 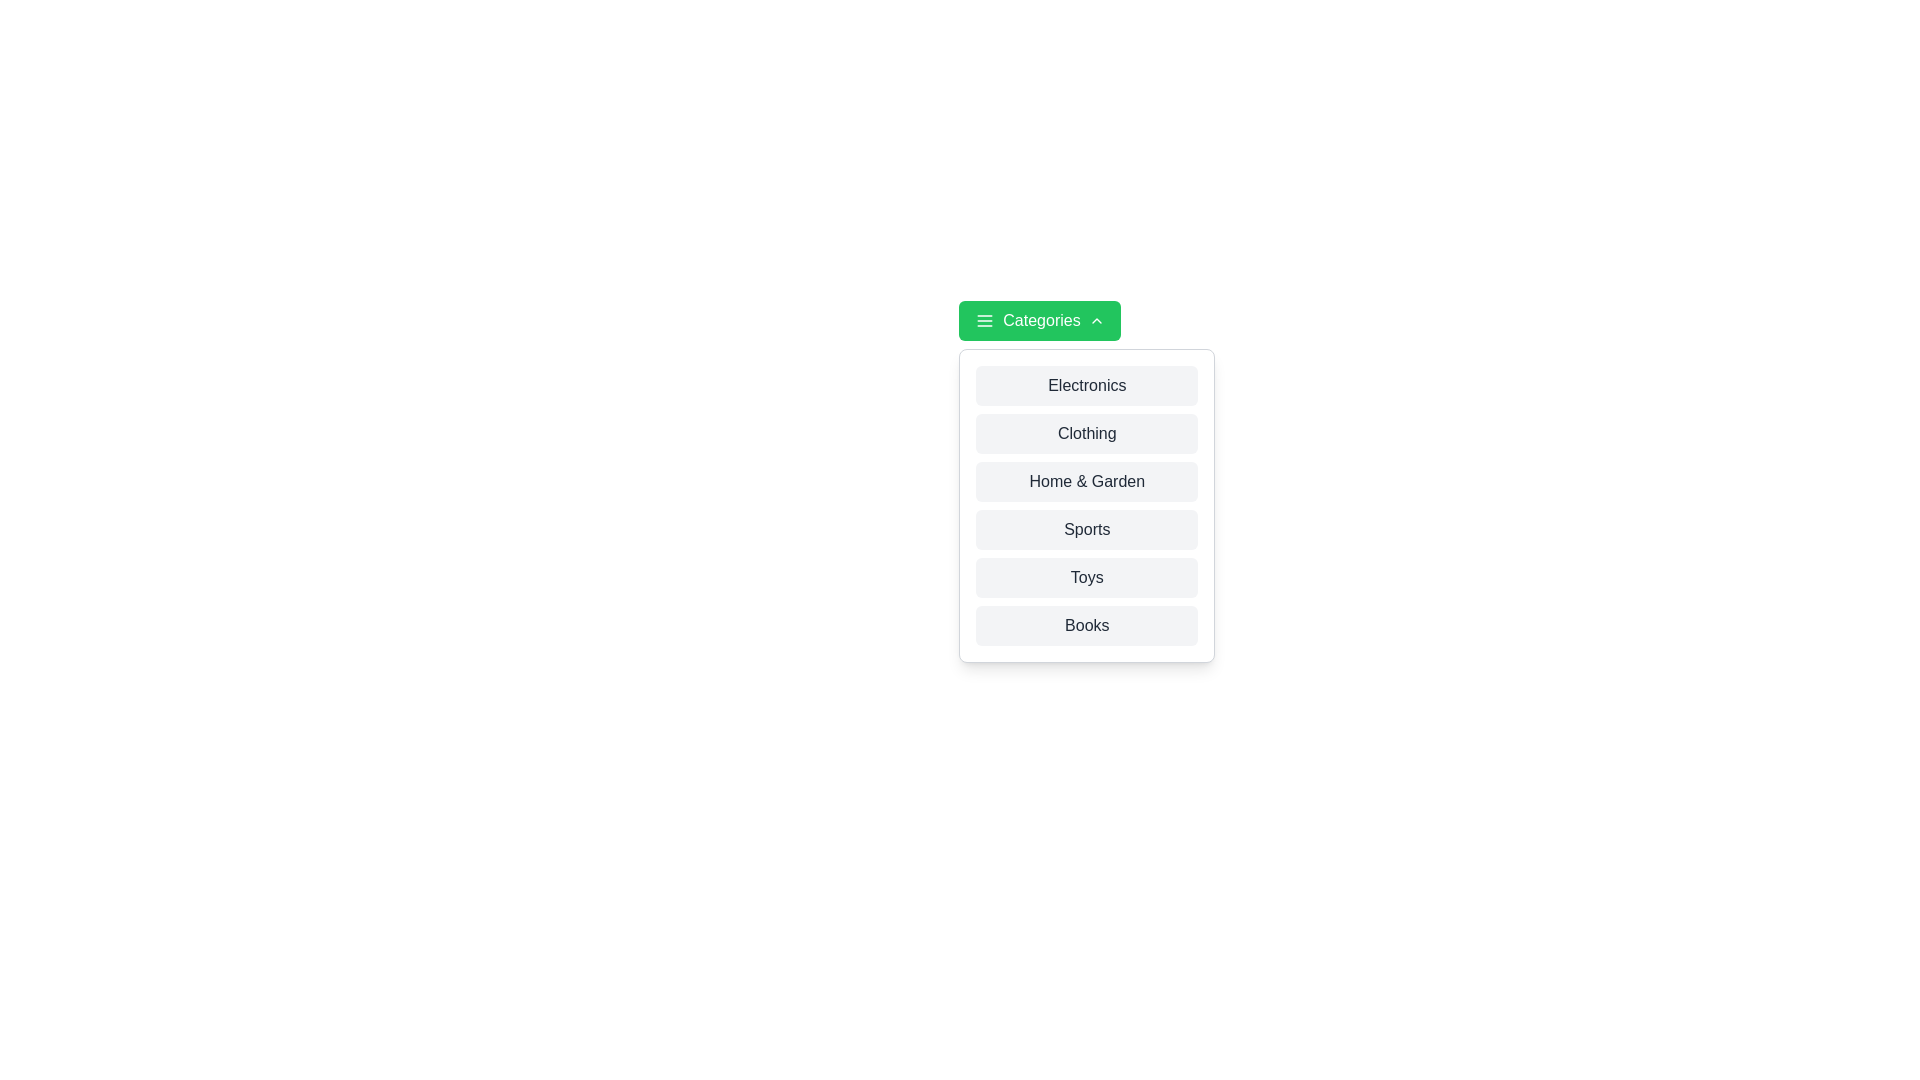 What do you see at coordinates (1095, 319) in the screenshot?
I see `the small upward-pointing chevron icon located to the right of the 'Categories' text within a green background element` at bounding box center [1095, 319].